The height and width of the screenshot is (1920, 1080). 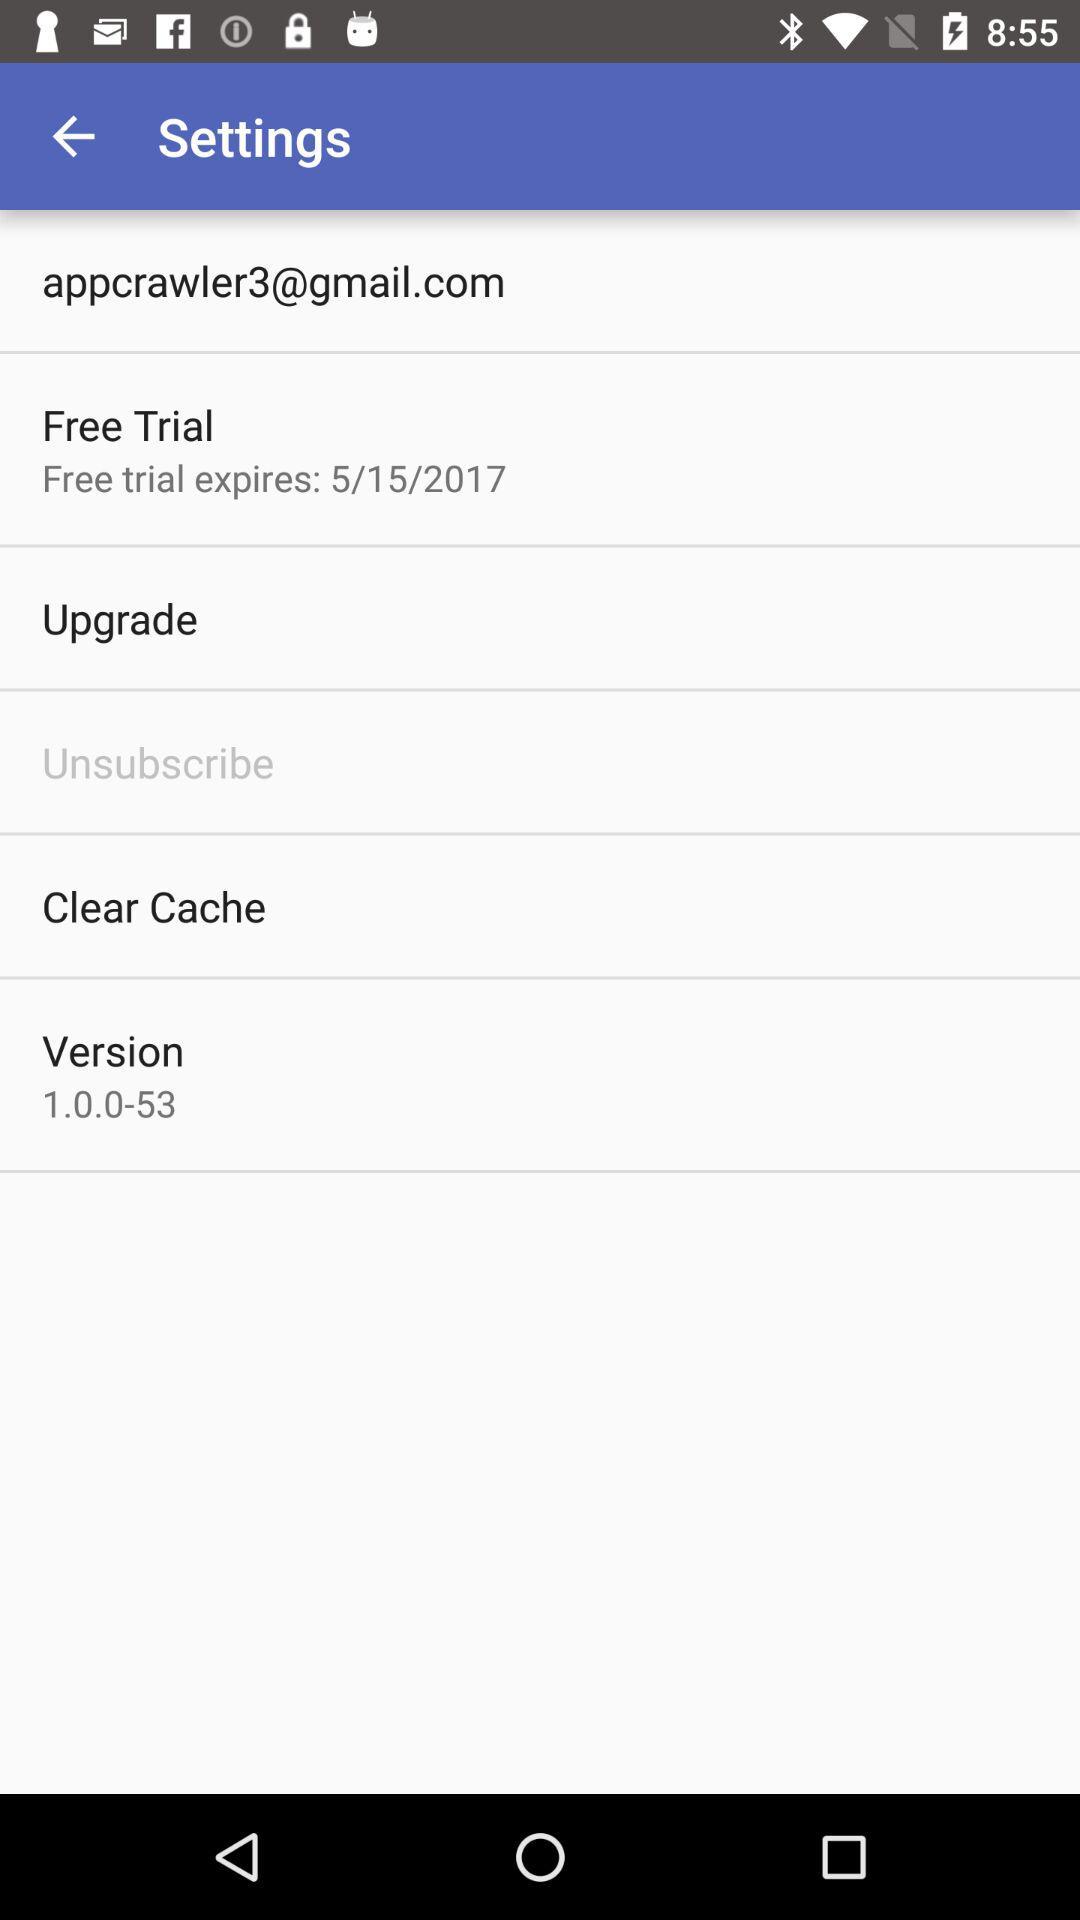 I want to click on the icon at the center, so click(x=540, y=1002).